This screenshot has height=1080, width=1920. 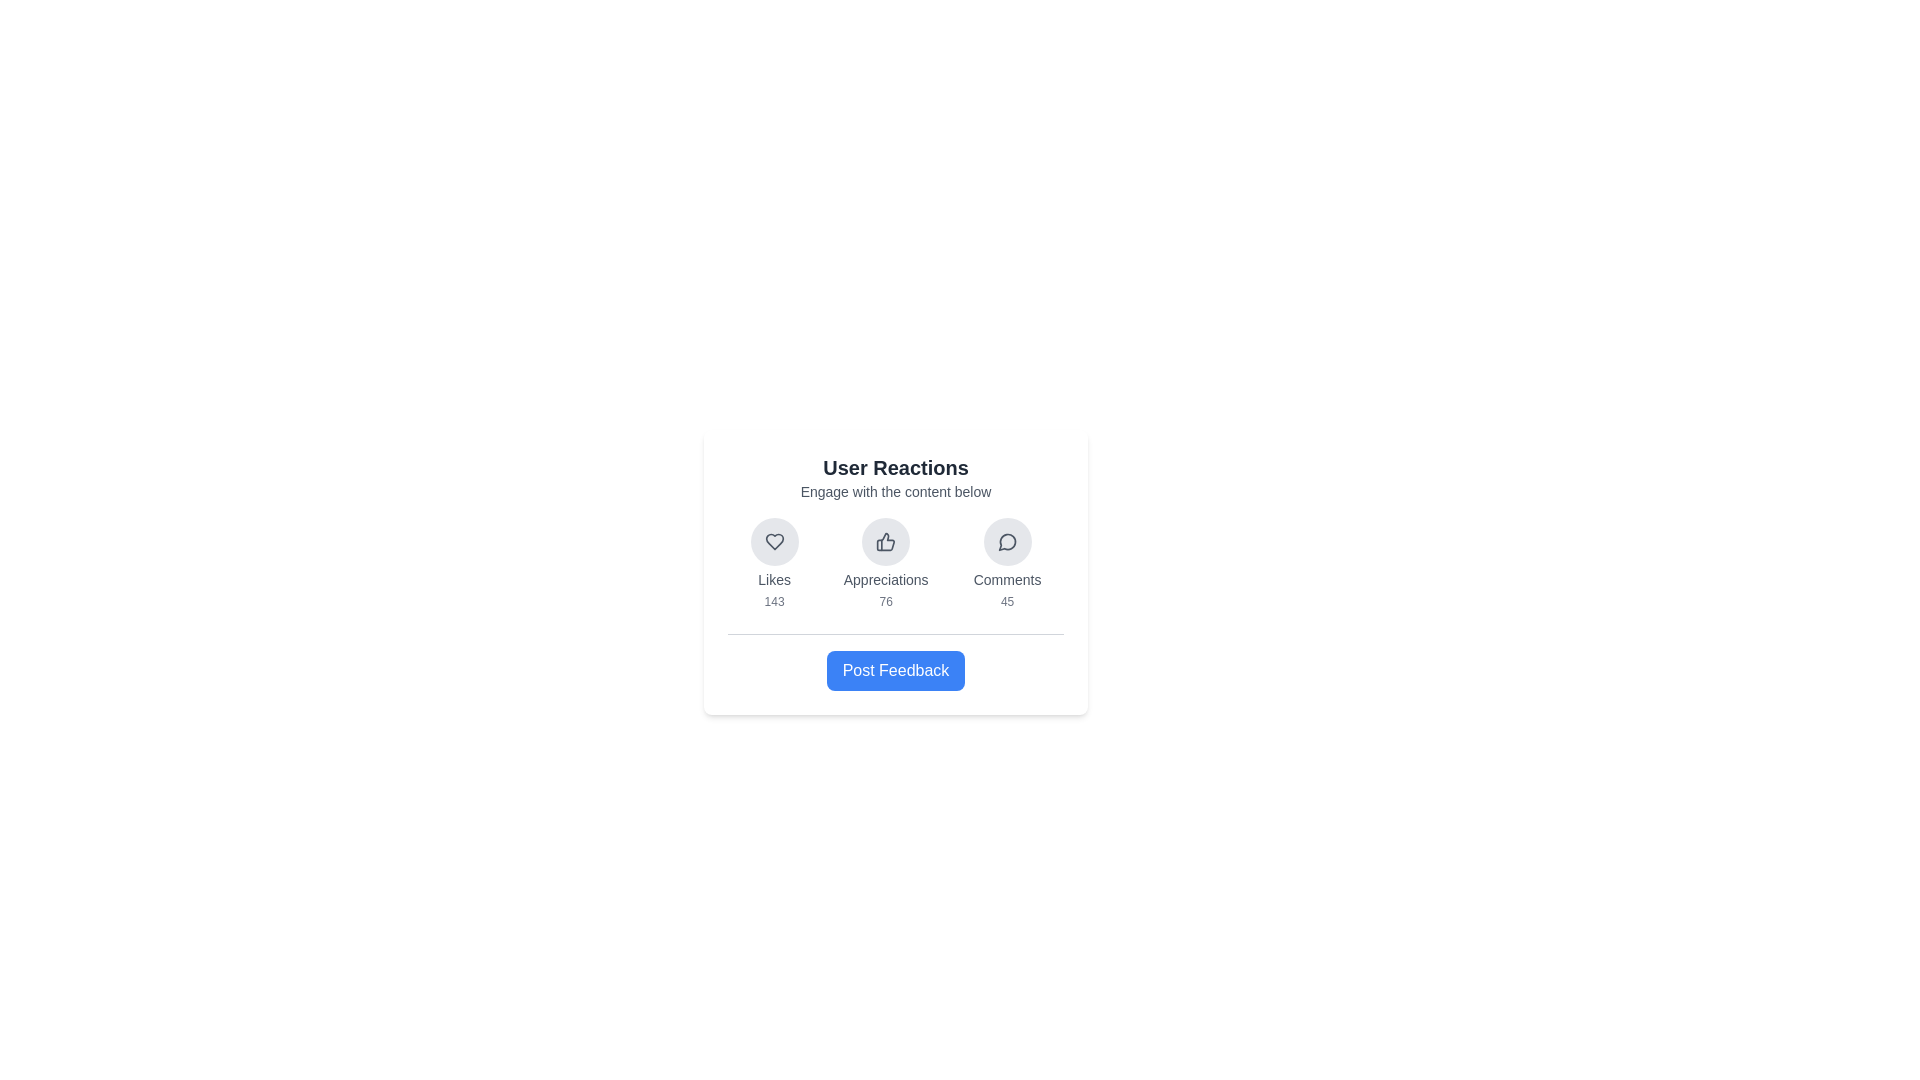 What do you see at coordinates (895, 563) in the screenshot?
I see `the individual icons within the social interaction statistics section to interact with them, as indicated by their functionality` at bounding box center [895, 563].